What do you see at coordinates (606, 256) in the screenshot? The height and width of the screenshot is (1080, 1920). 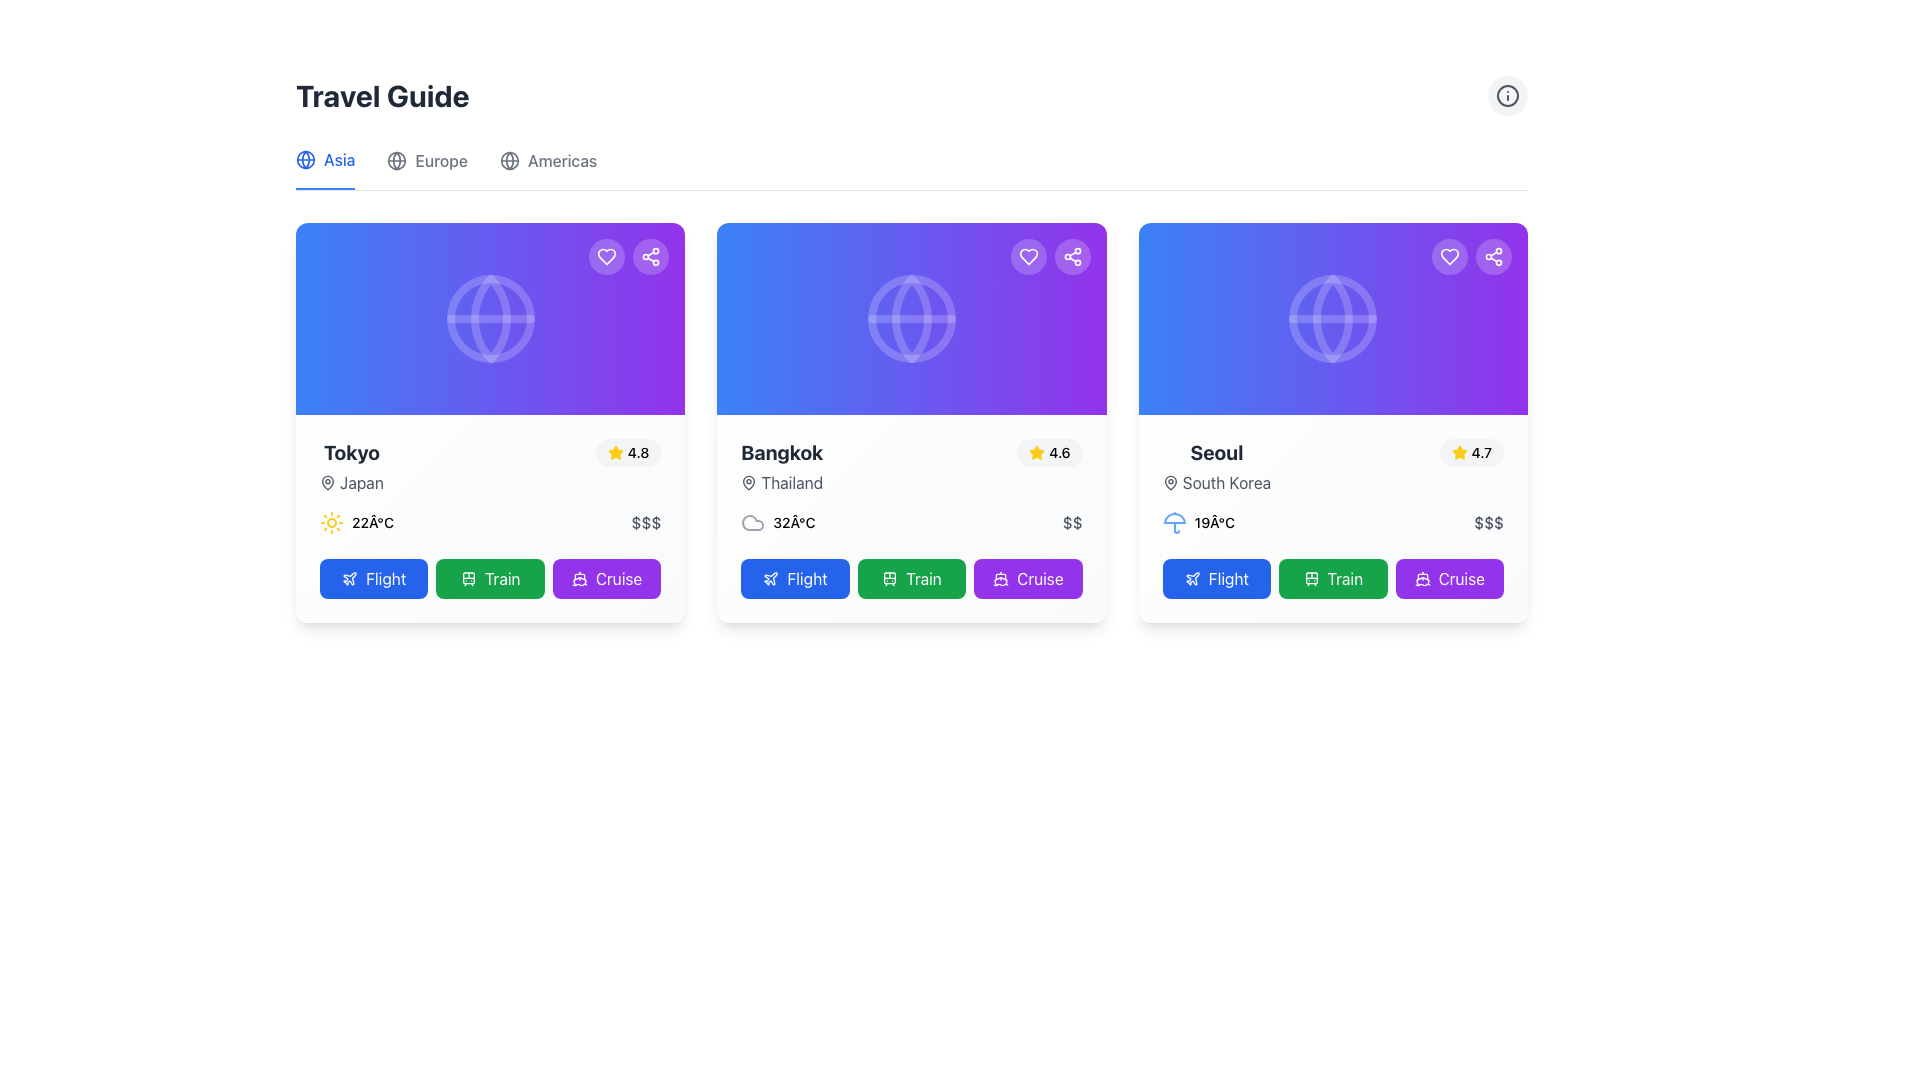 I see `the circular button with a white heart icon located at the top-right corner of the 'Tokyo' card in the travel guide interface` at bounding box center [606, 256].